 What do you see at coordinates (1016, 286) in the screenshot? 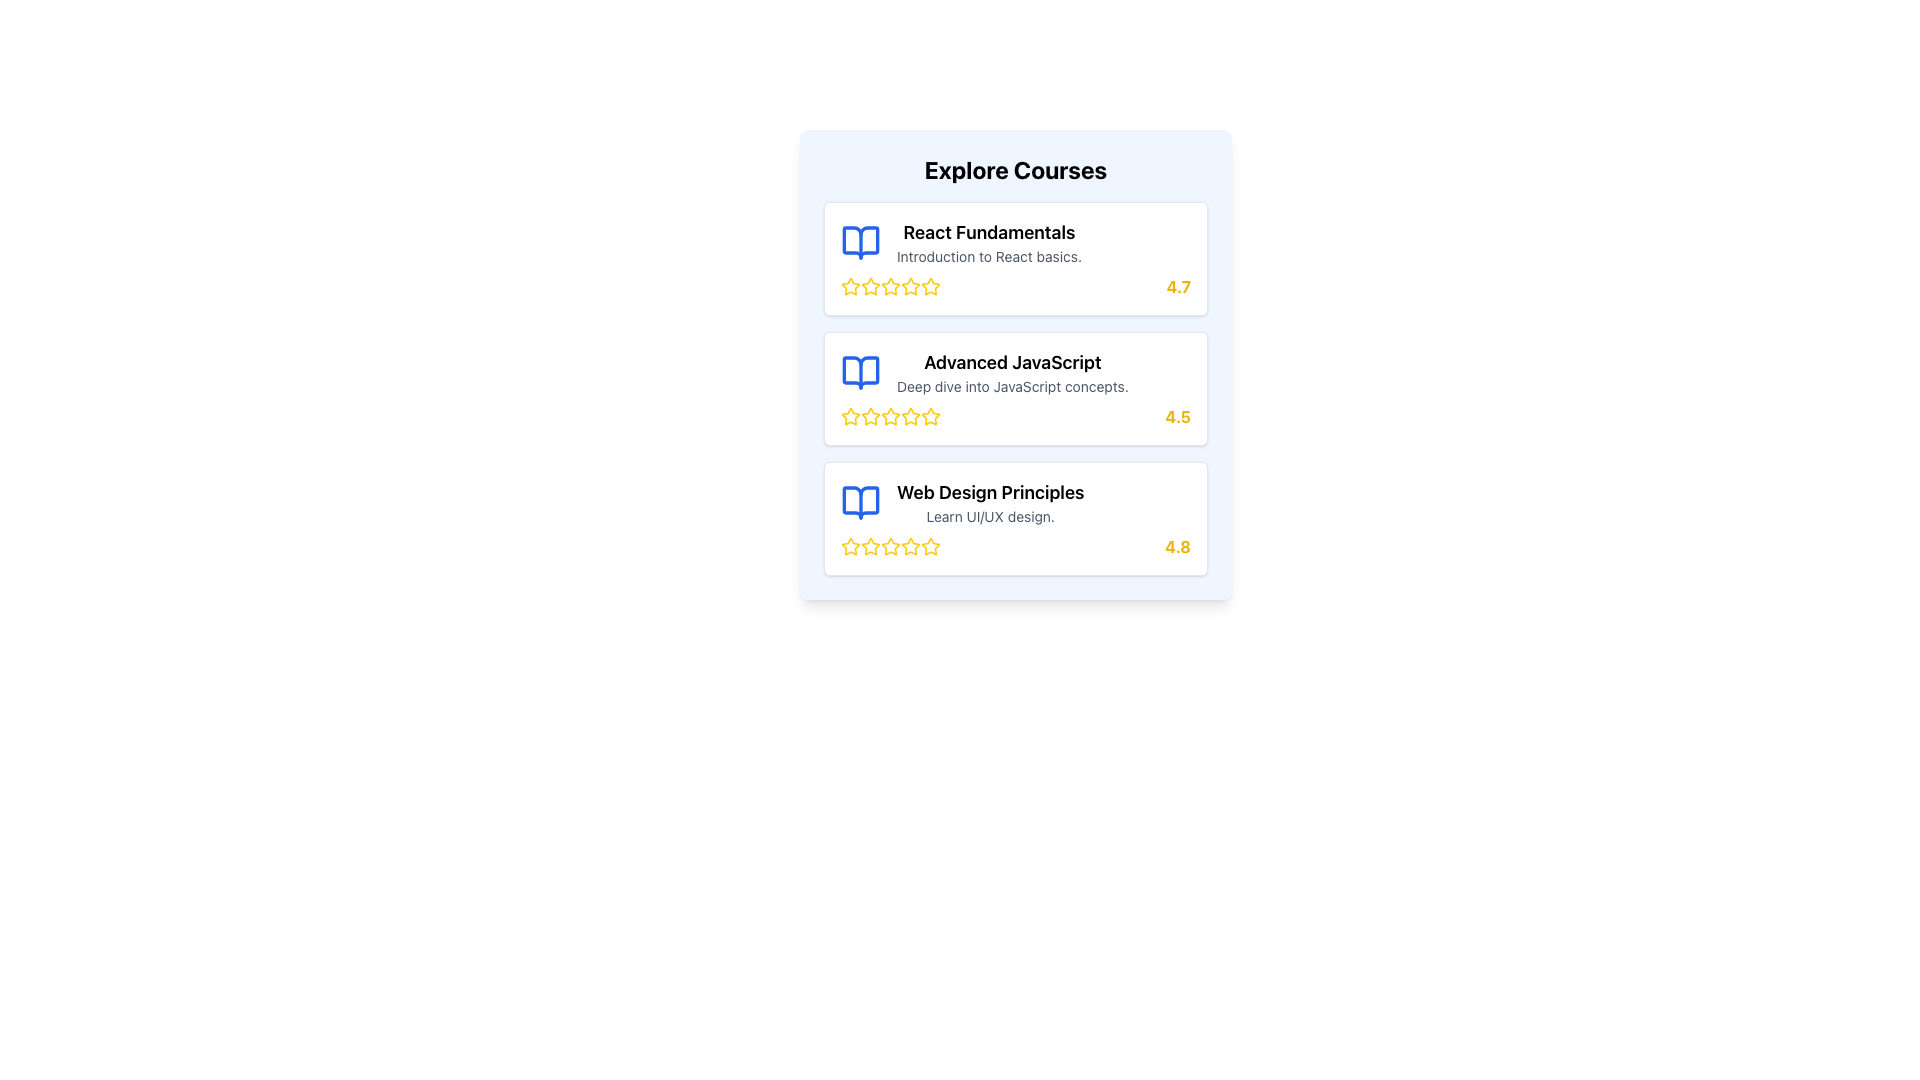
I see `the individual star icons in the Rating Indicator for the 'React Fundamentals' card, which has a numeric rating value of '4.7' and is visually represented by yellow stars` at bounding box center [1016, 286].